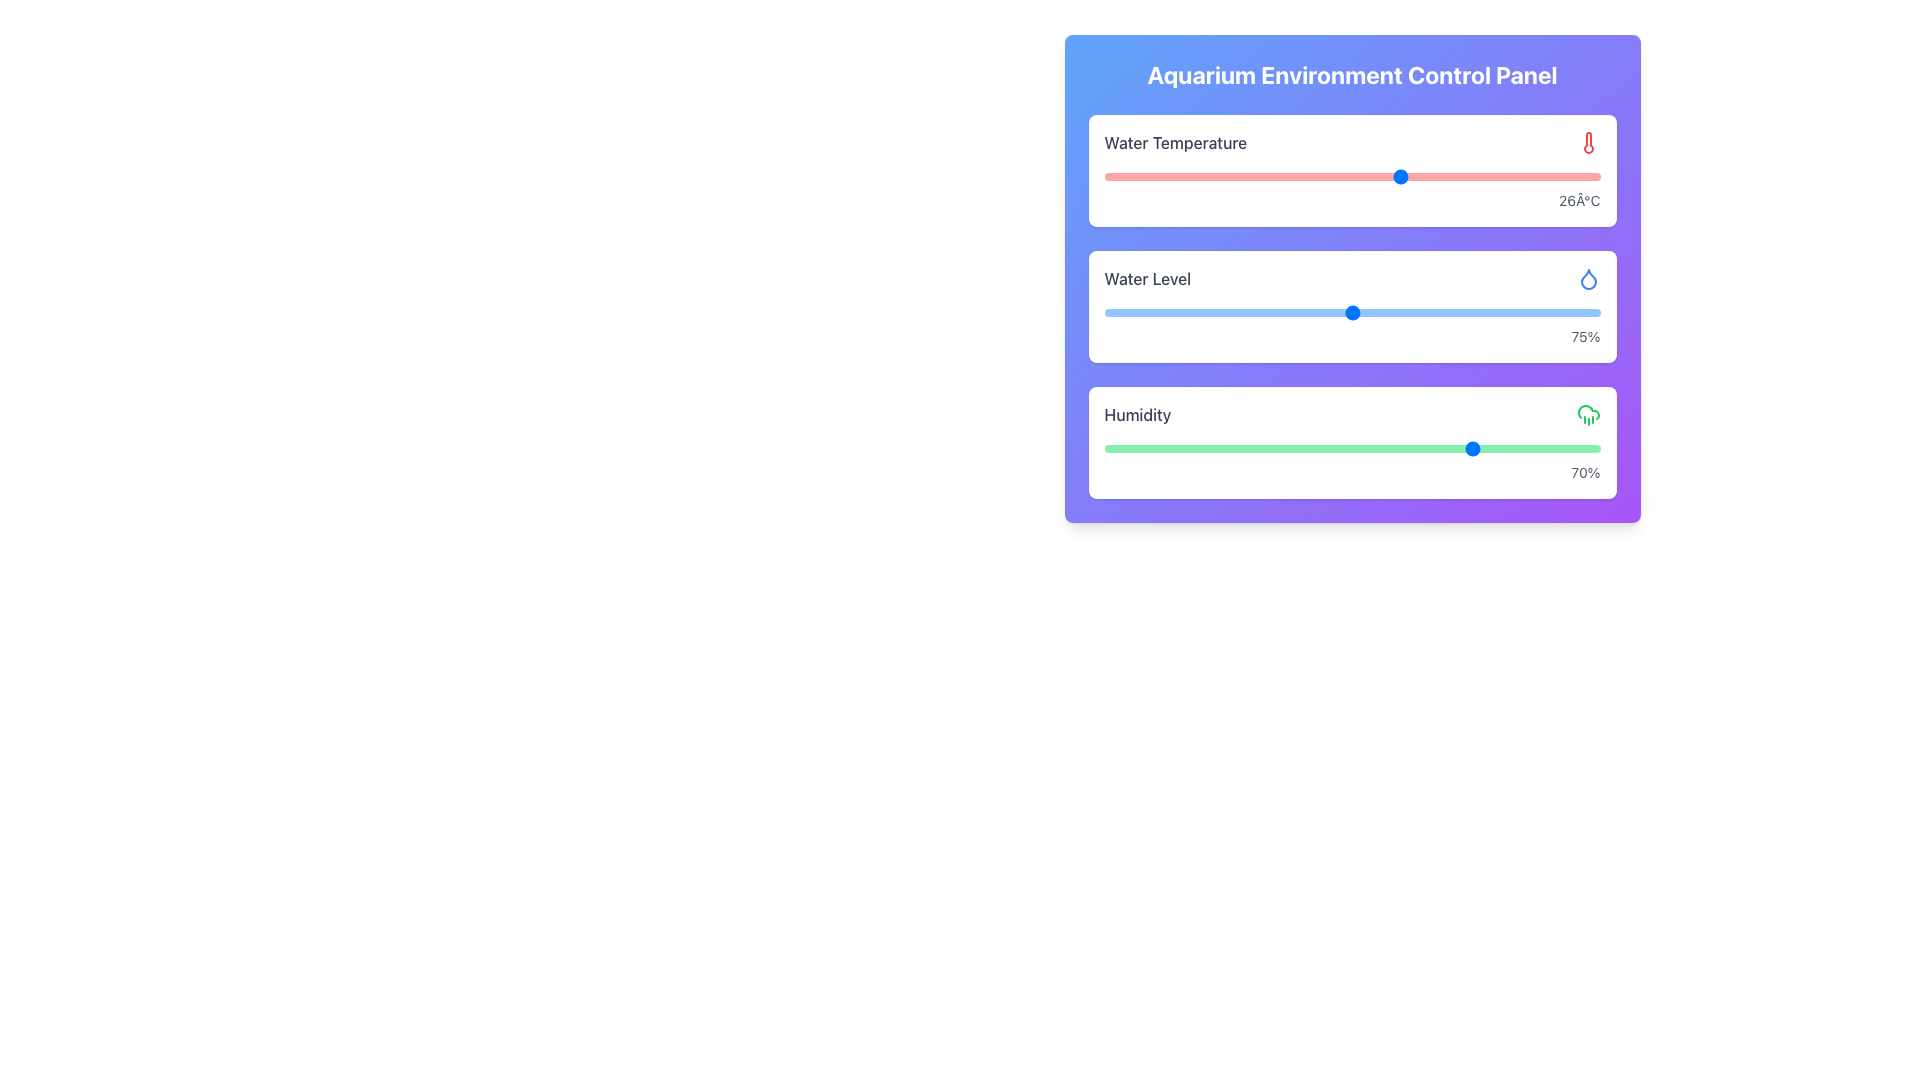 The width and height of the screenshot is (1920, 1080). Describe the element at coordinates (1352, 141) in the screenshot. I see `the 'Water Temperature' label which displays the text in gray font aligned with a red thermometer icon on the right` at that location.